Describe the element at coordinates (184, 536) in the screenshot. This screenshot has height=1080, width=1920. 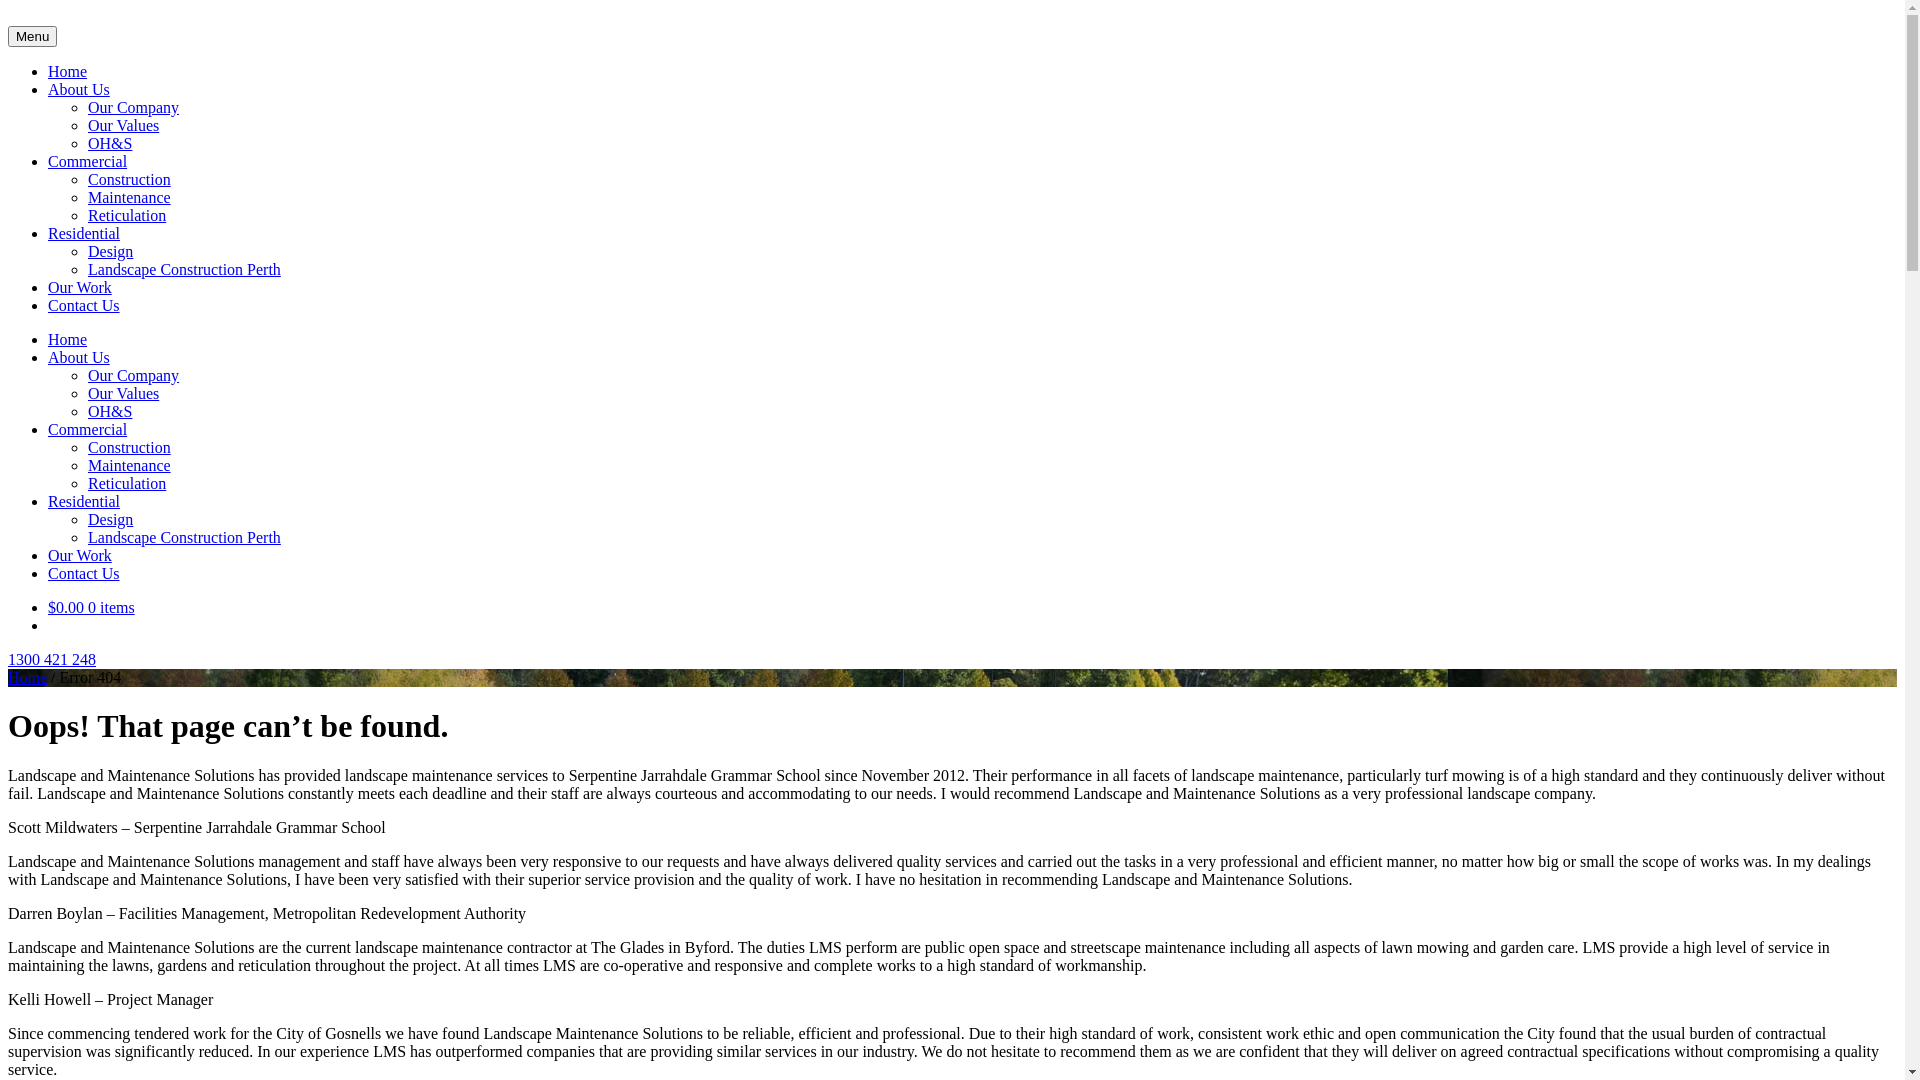
I see `'Landscape Construction Perth'` at that location.